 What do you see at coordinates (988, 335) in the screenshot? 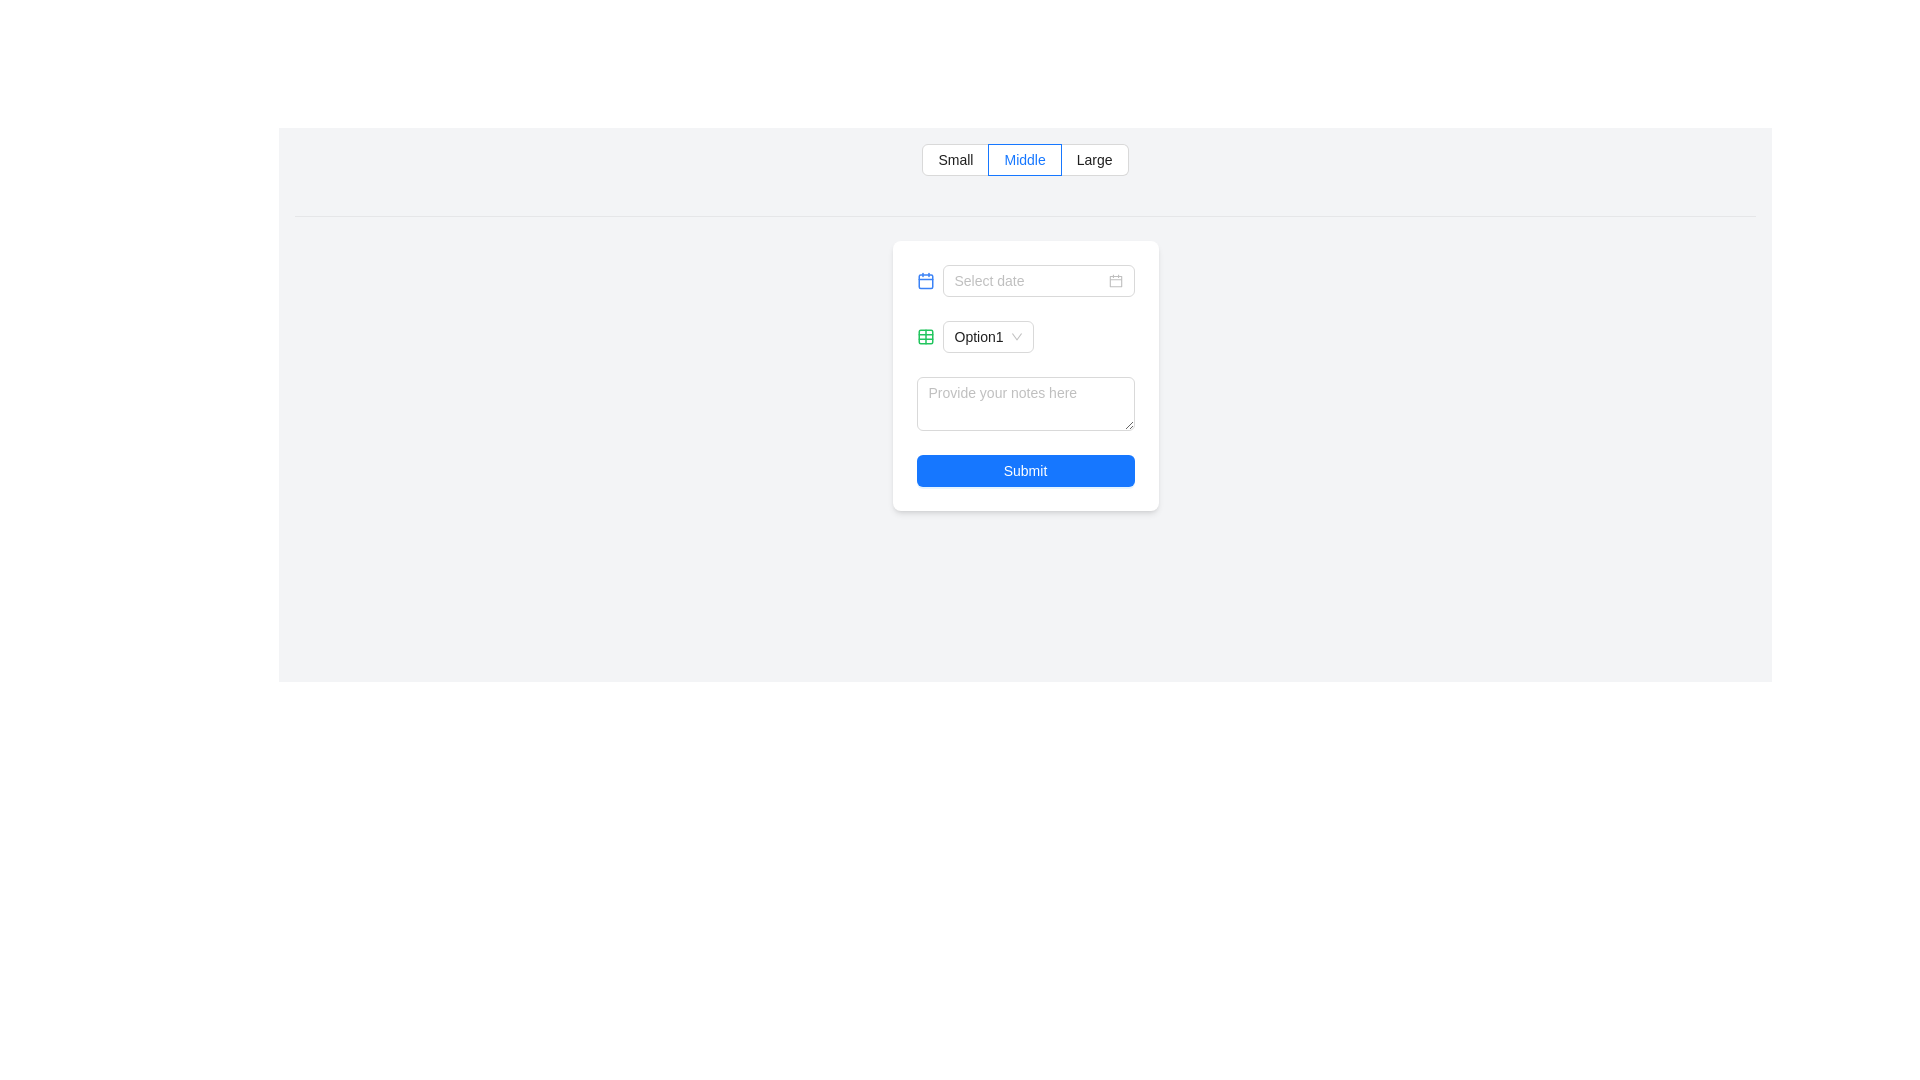
I see `the dropdown menu labeled 'Option1'` at bounding box center [988, 335].